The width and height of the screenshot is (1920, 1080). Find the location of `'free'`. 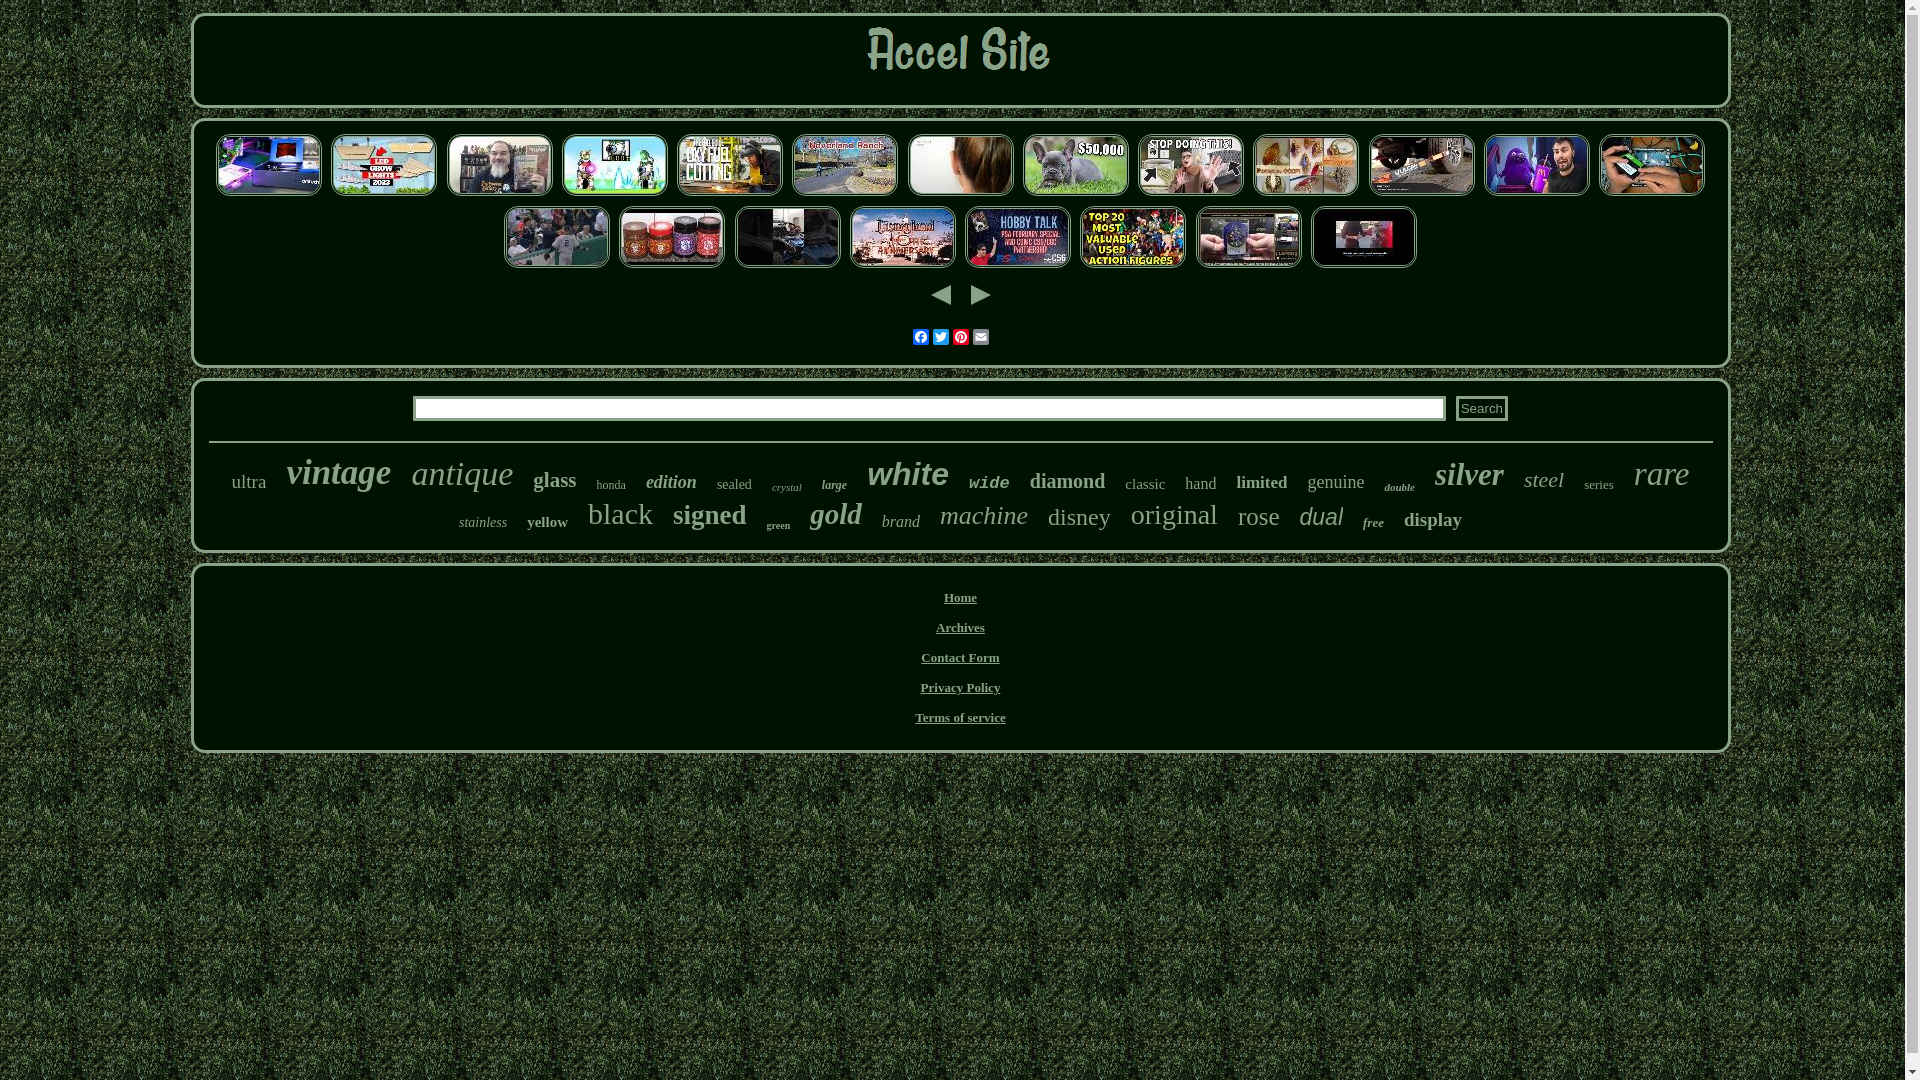

'free' is located at coordinates (1362, 522).